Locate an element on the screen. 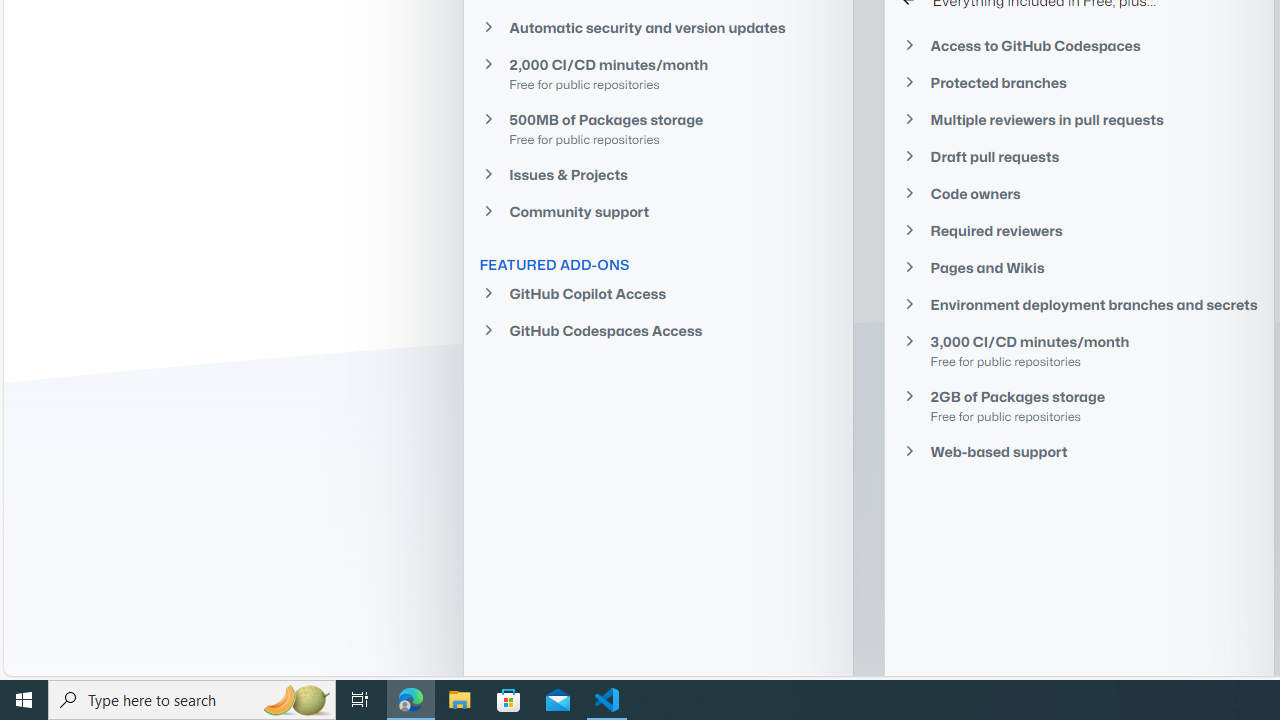 The height and width of the screenshot is (720, 1280). 'Issues & Projects' is located at coordinates (657, 173).